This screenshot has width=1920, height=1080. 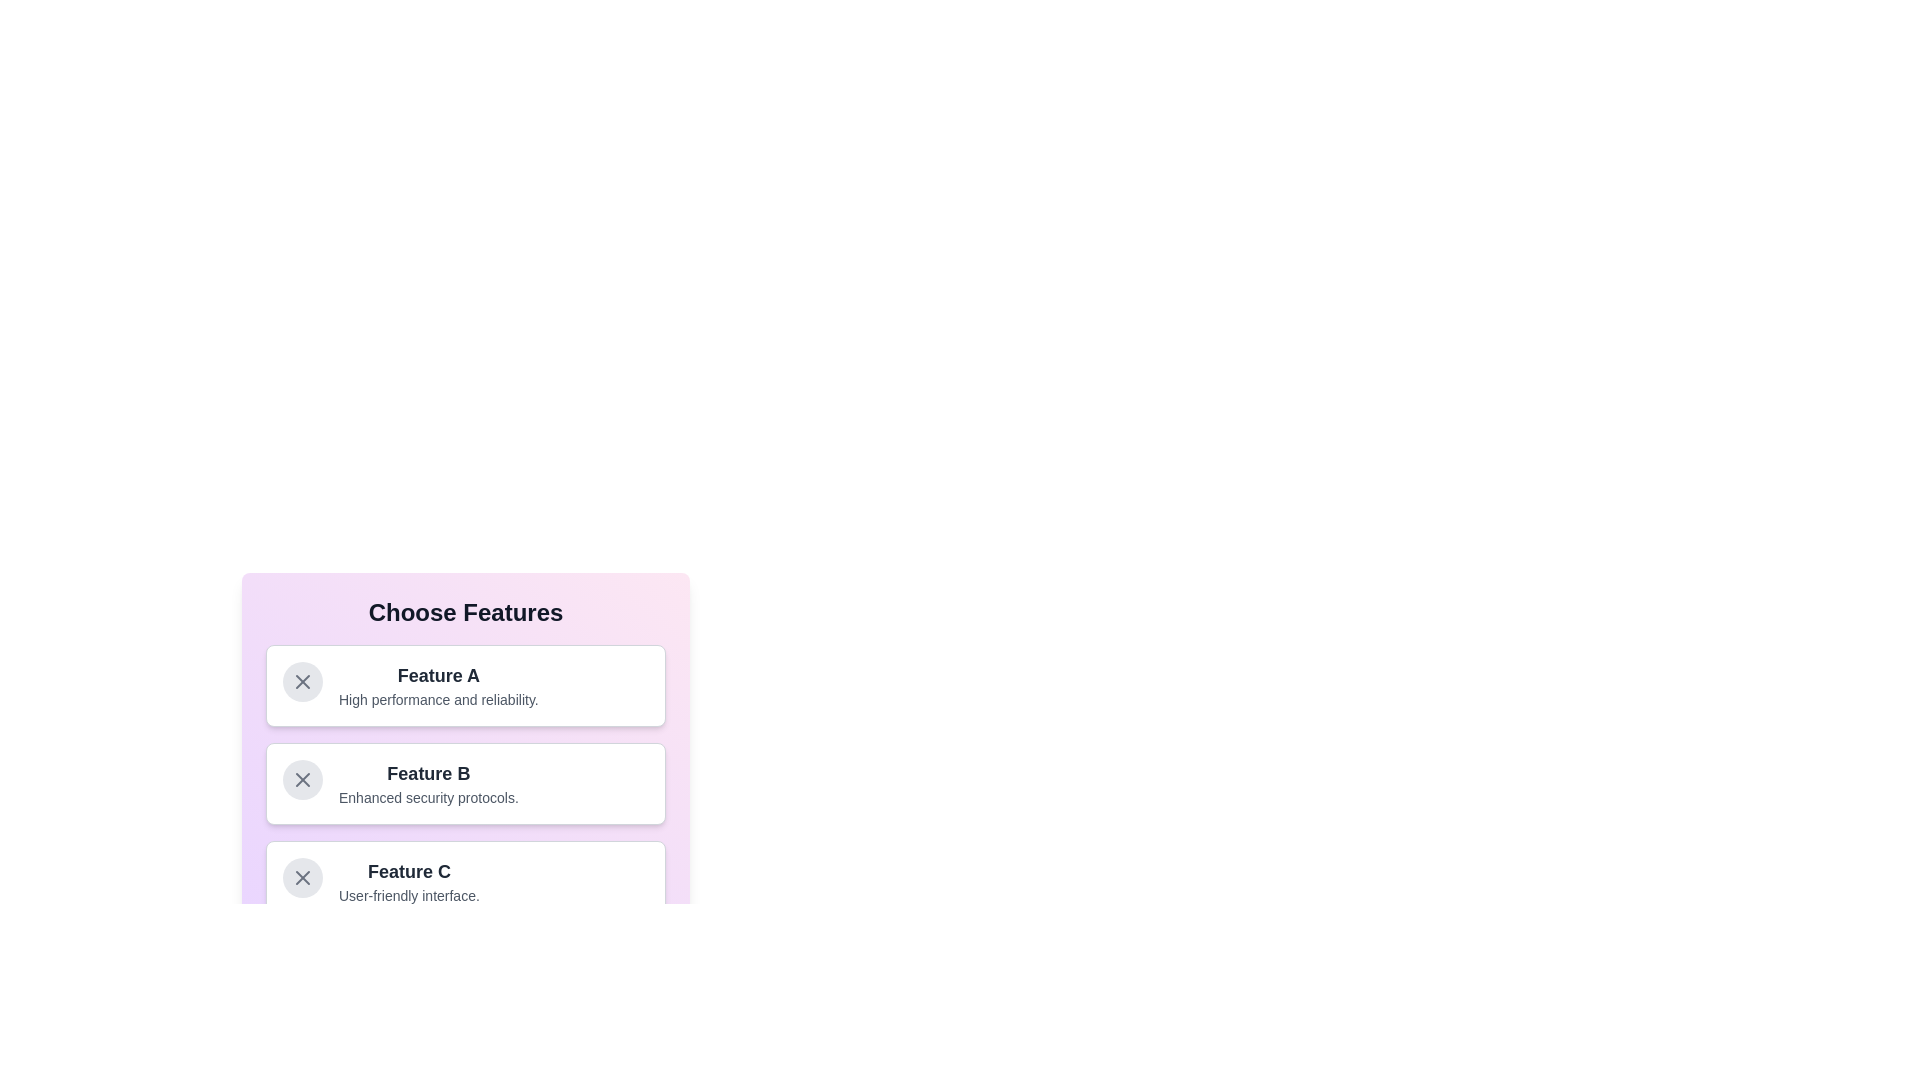 I want to click on the text block that has the title 'Feature C' and the description 'User-friendly interface.' positioned under the section labeled 'Choose Features', so click(x=408, y=881).